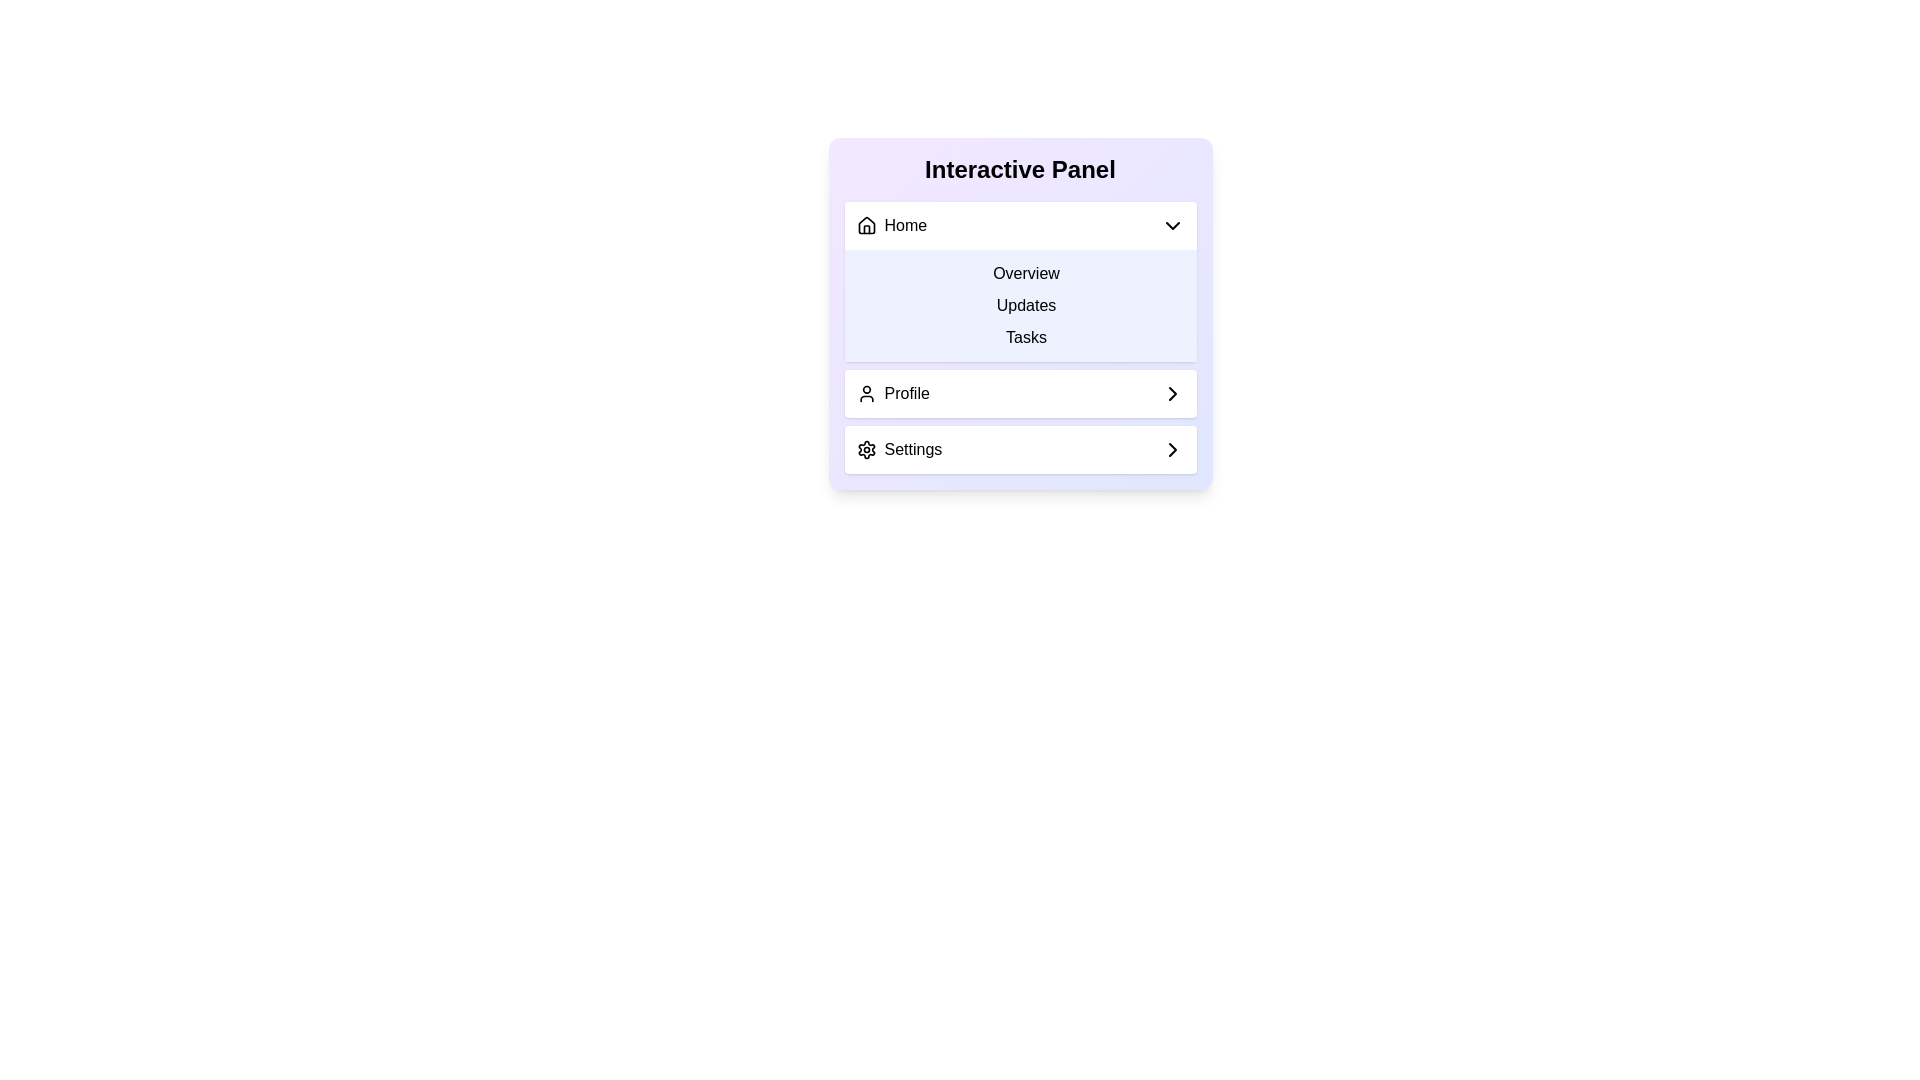  I want to click on the right-pointing chevron icon located at the far right of the 'Profile' row, so click(1172, 393).